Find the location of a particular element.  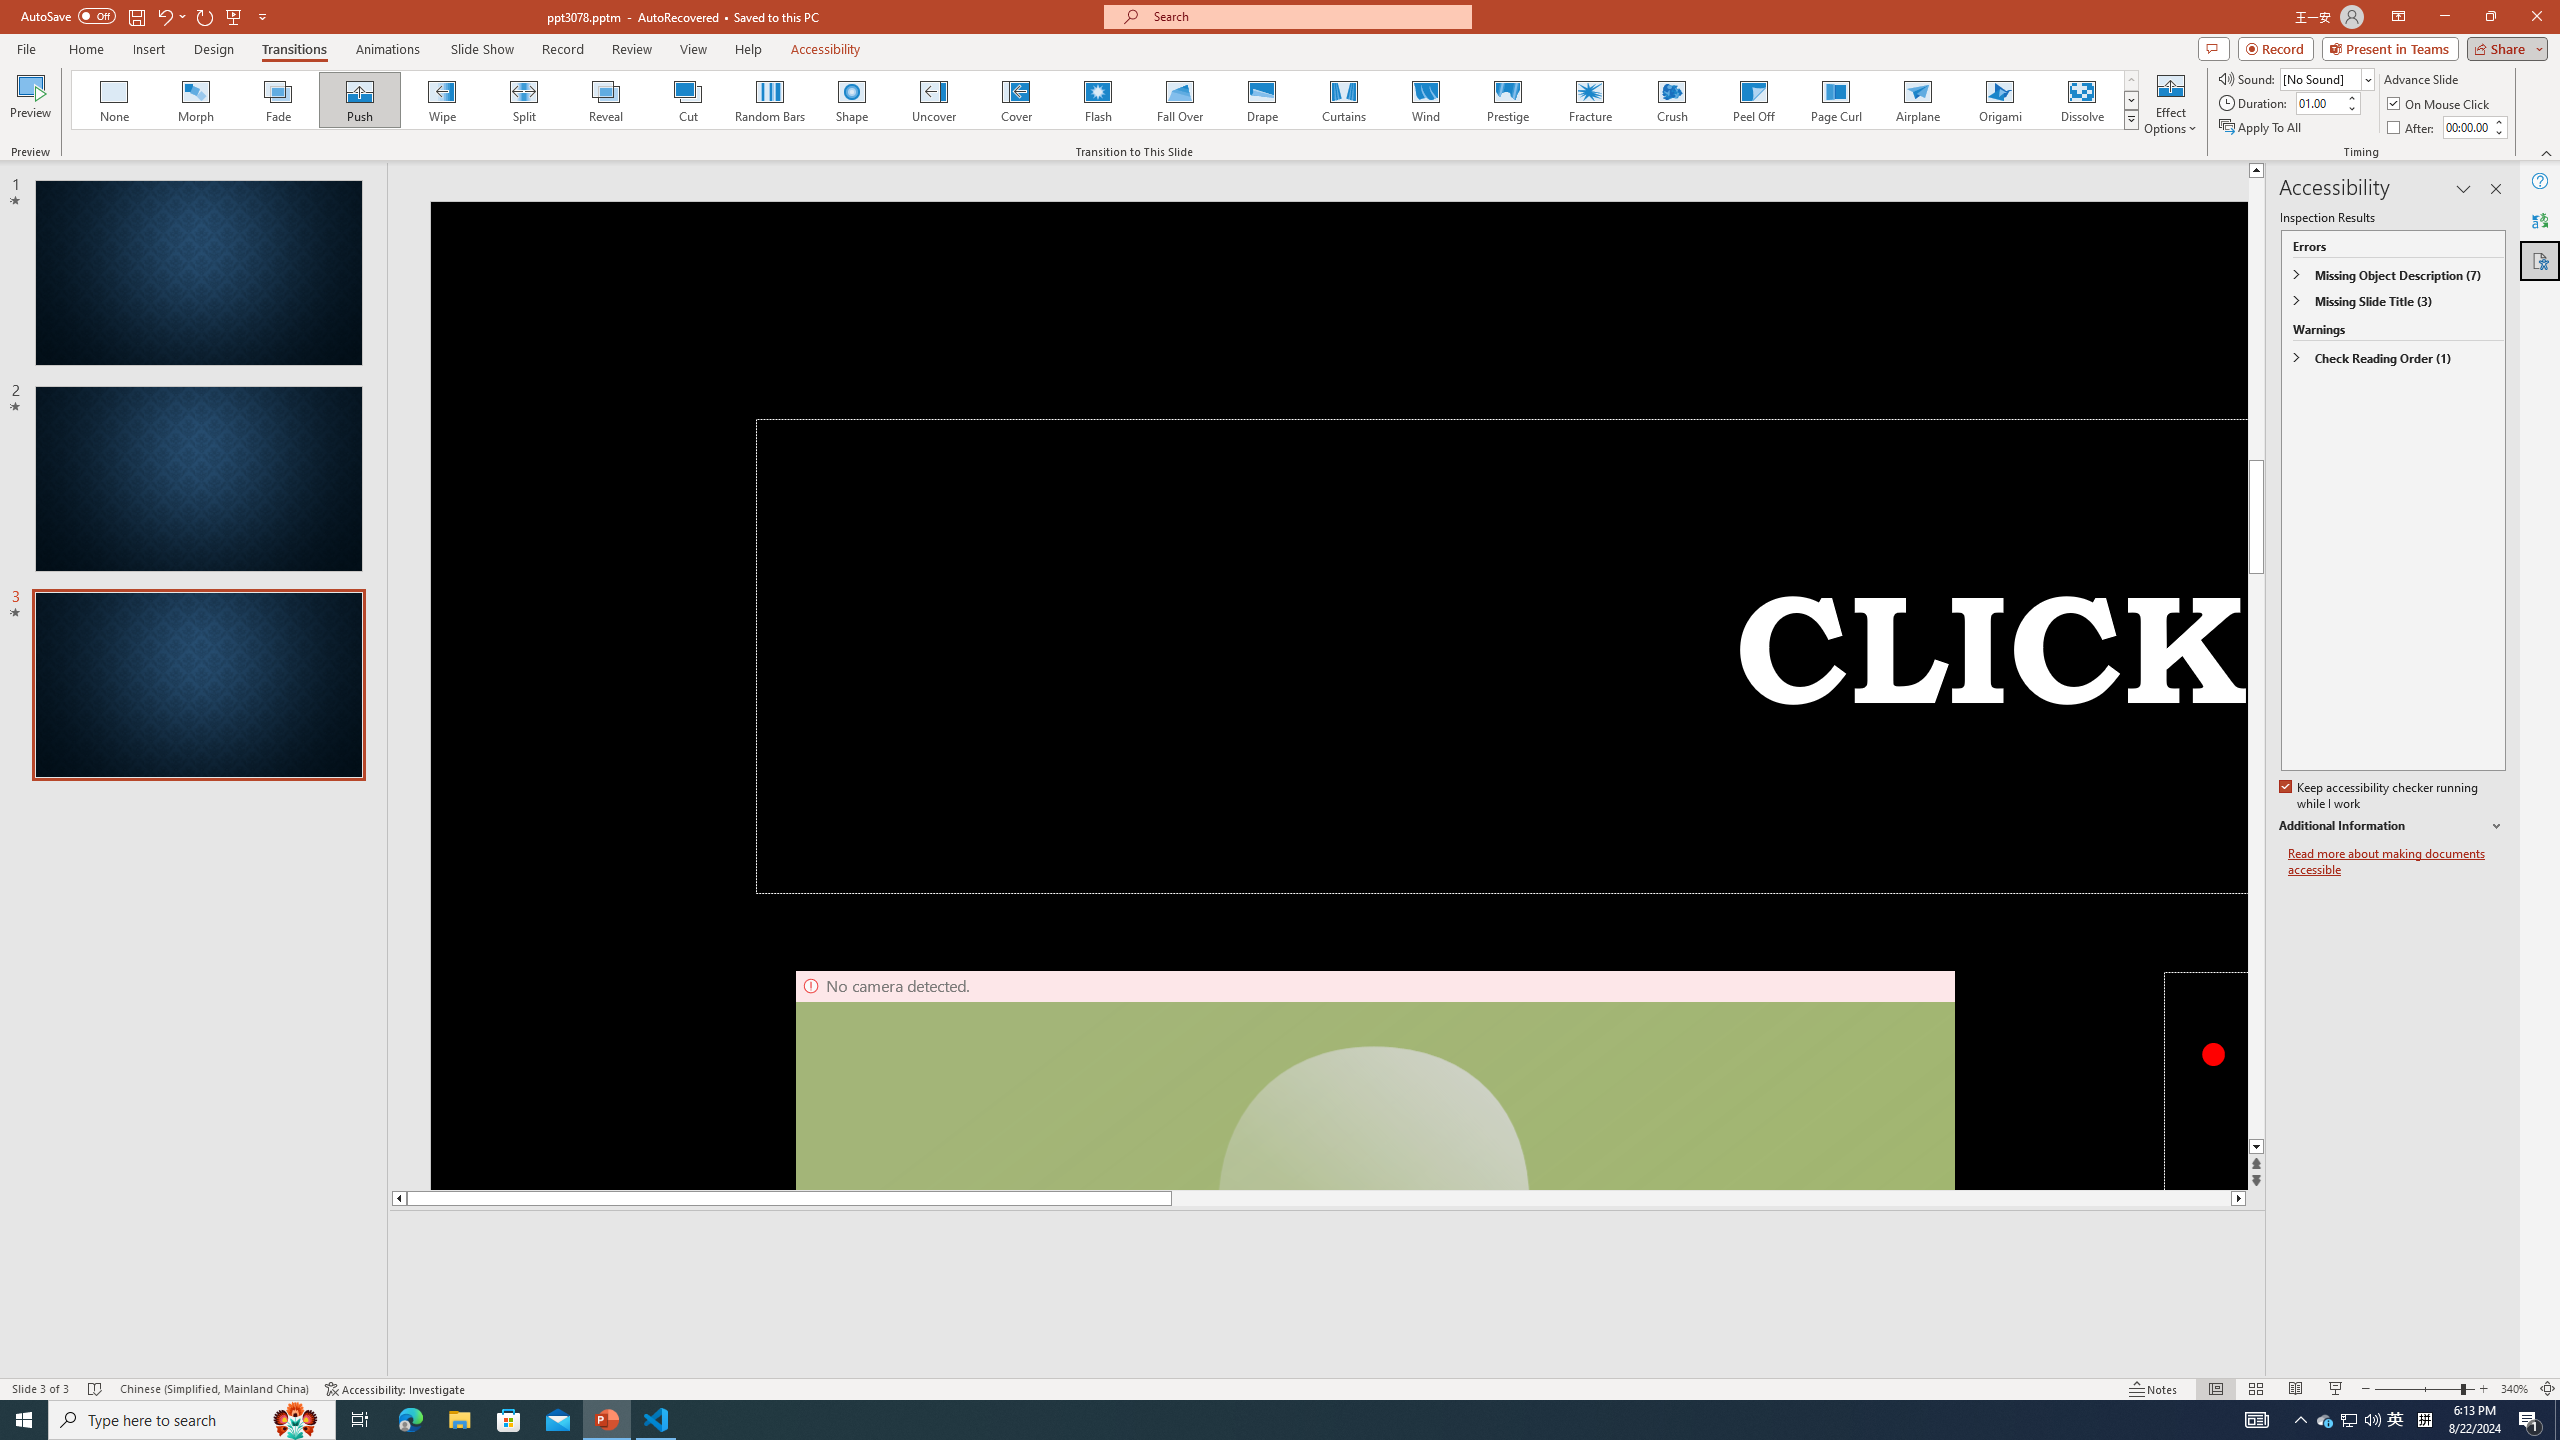

'Crush' is located at coordinates (1671, 99).